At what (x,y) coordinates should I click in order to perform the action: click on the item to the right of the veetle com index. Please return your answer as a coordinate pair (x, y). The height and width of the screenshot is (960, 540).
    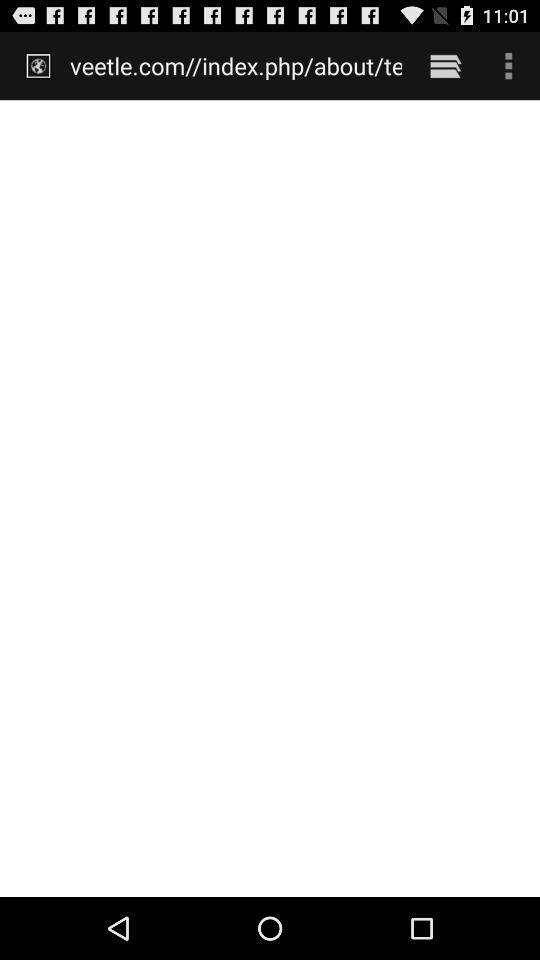
    Looking at the image, I should click on (445, 65).